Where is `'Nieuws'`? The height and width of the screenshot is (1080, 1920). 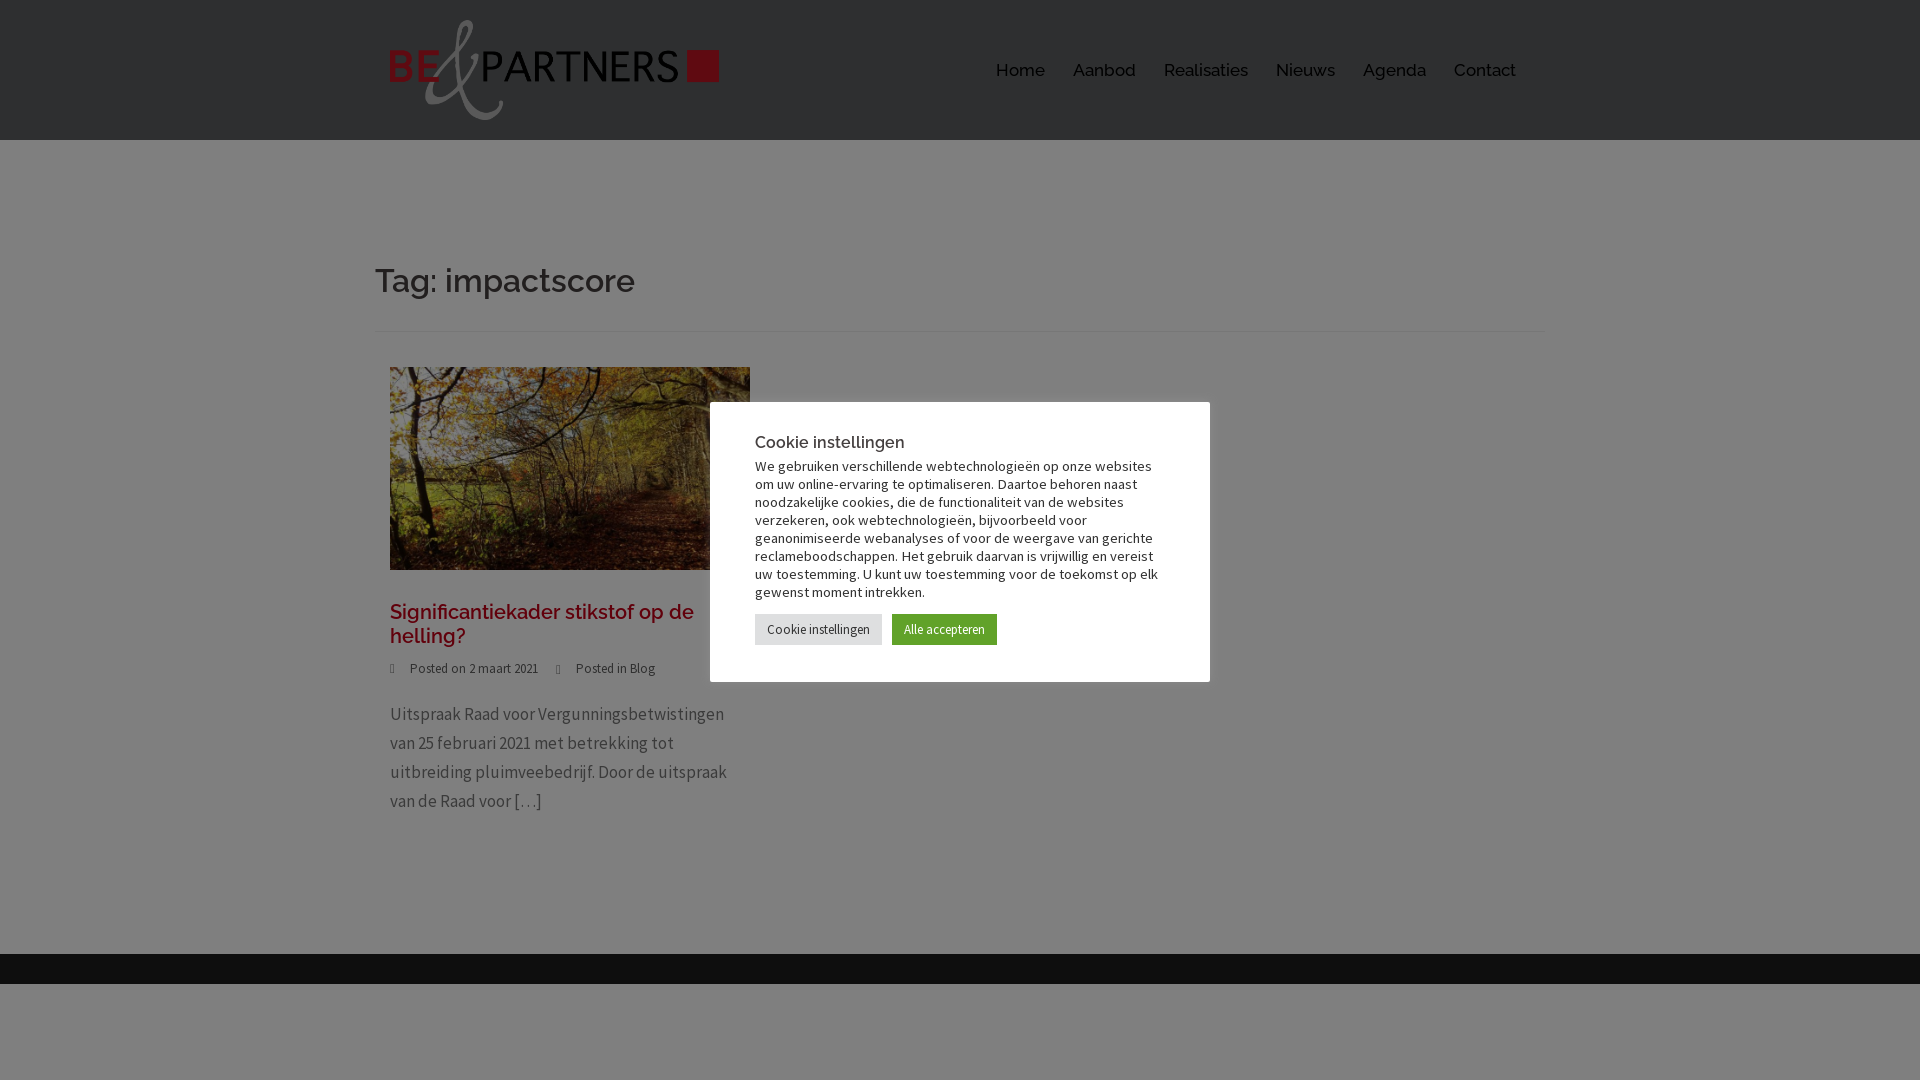 'Nieuws' is located at coordinates (1305, 69).